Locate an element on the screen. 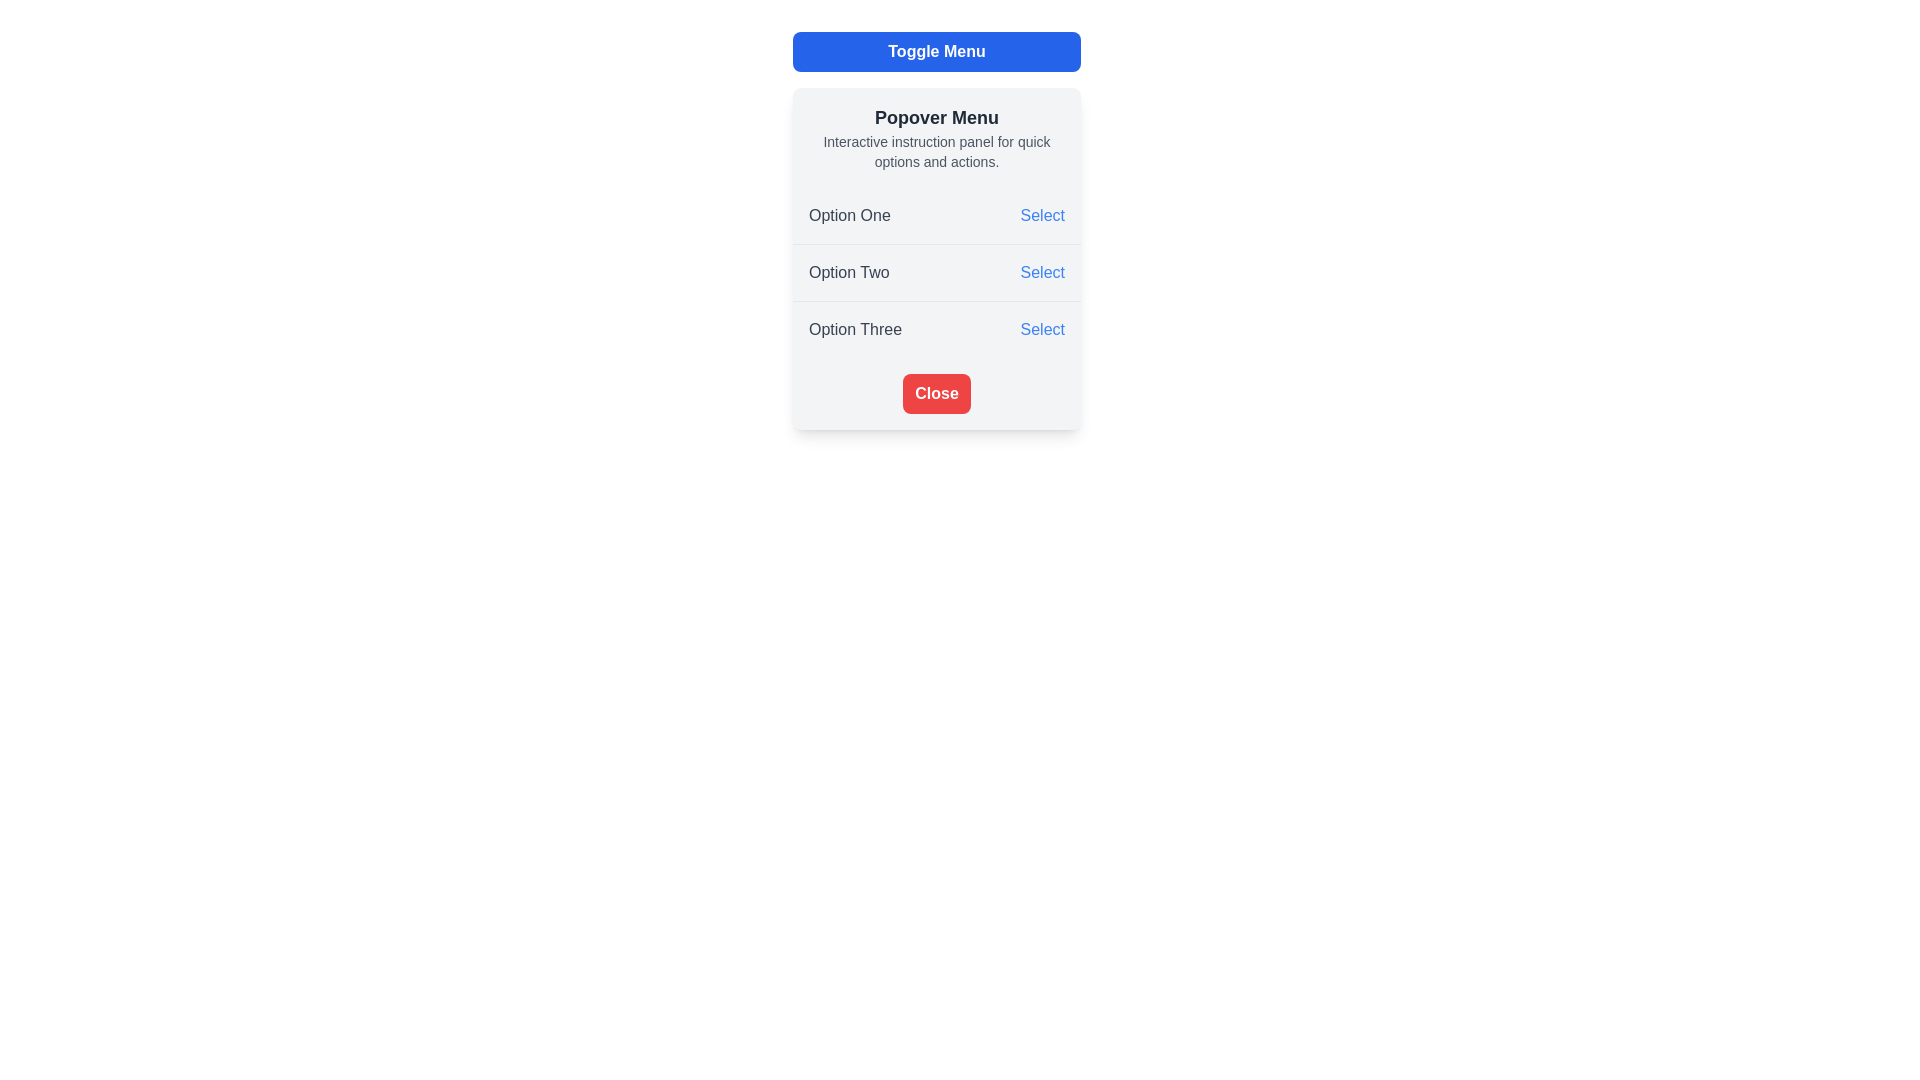  the 'Select' button in the Popover Menu, which is aligned to the right of 'Option Two' in the second row of the menu is located at coordinates (1041, 273).